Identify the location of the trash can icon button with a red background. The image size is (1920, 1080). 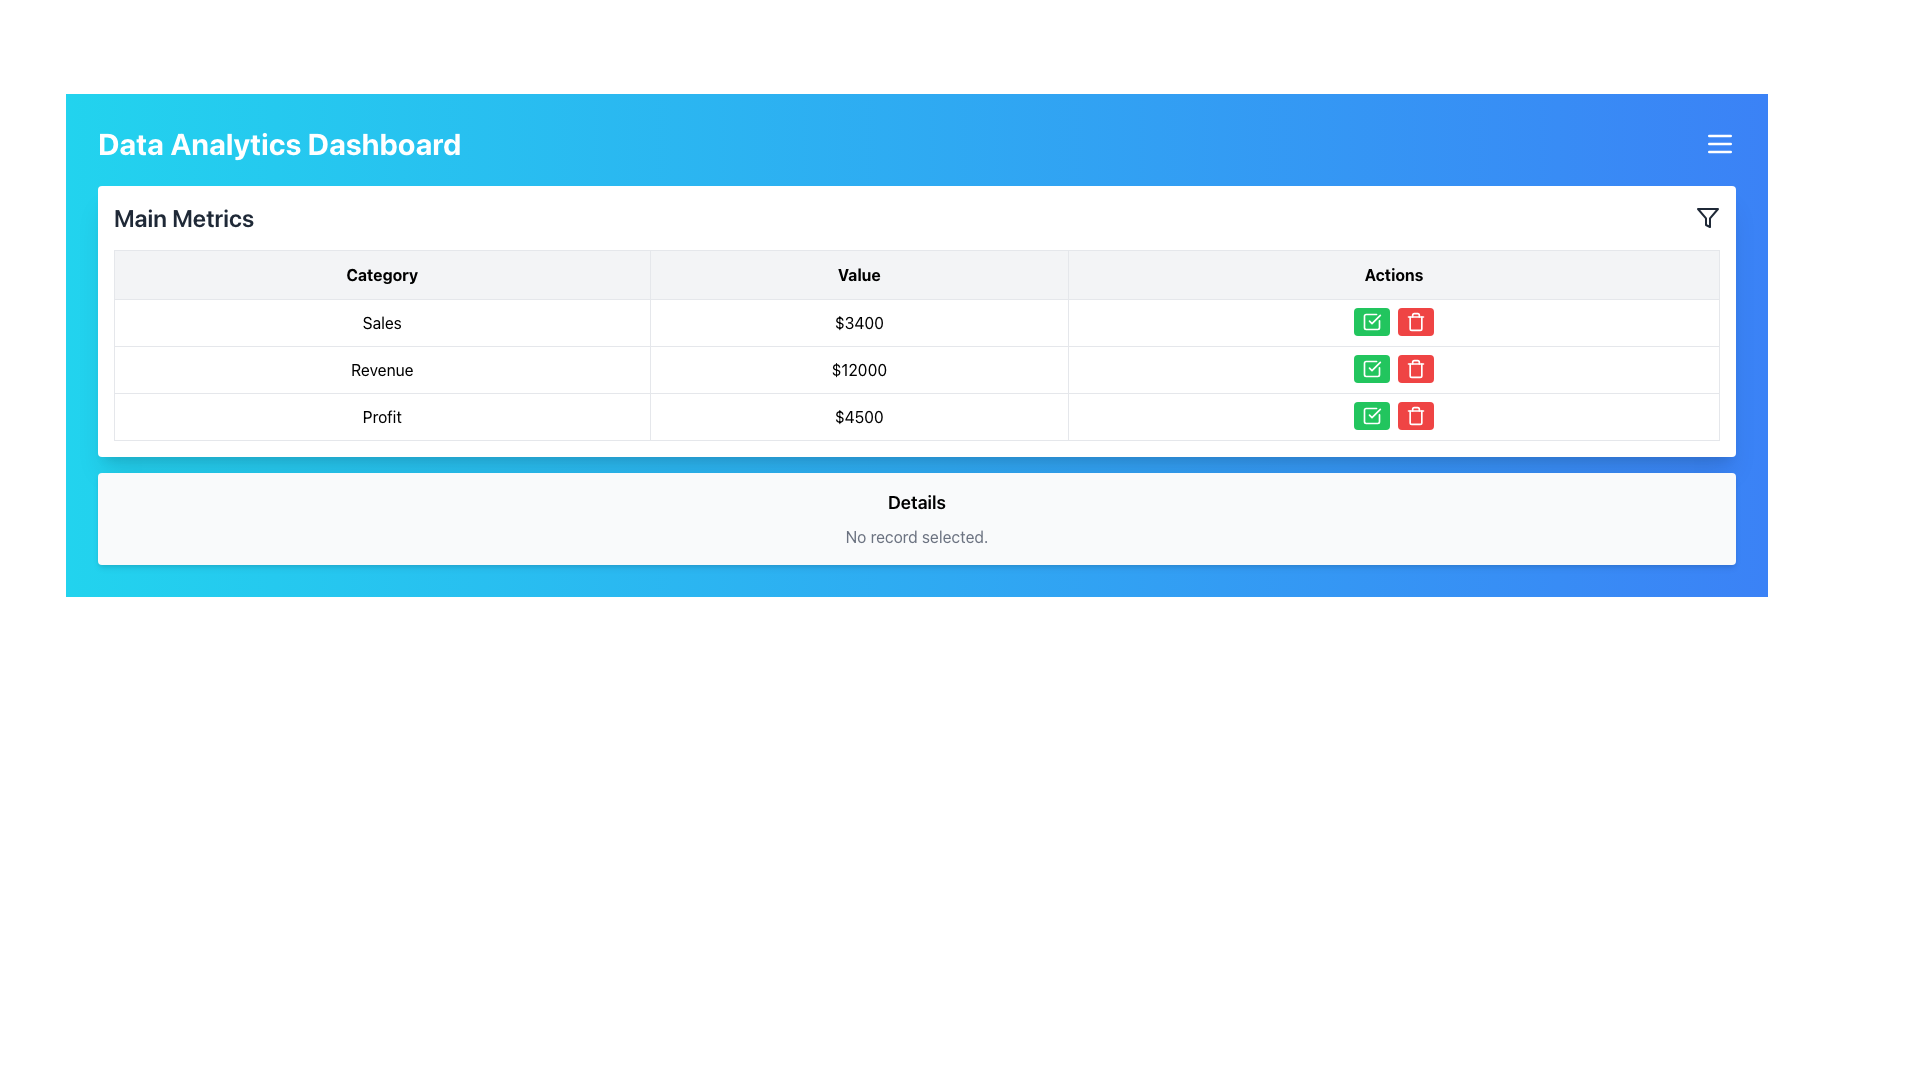
(1415, 320).